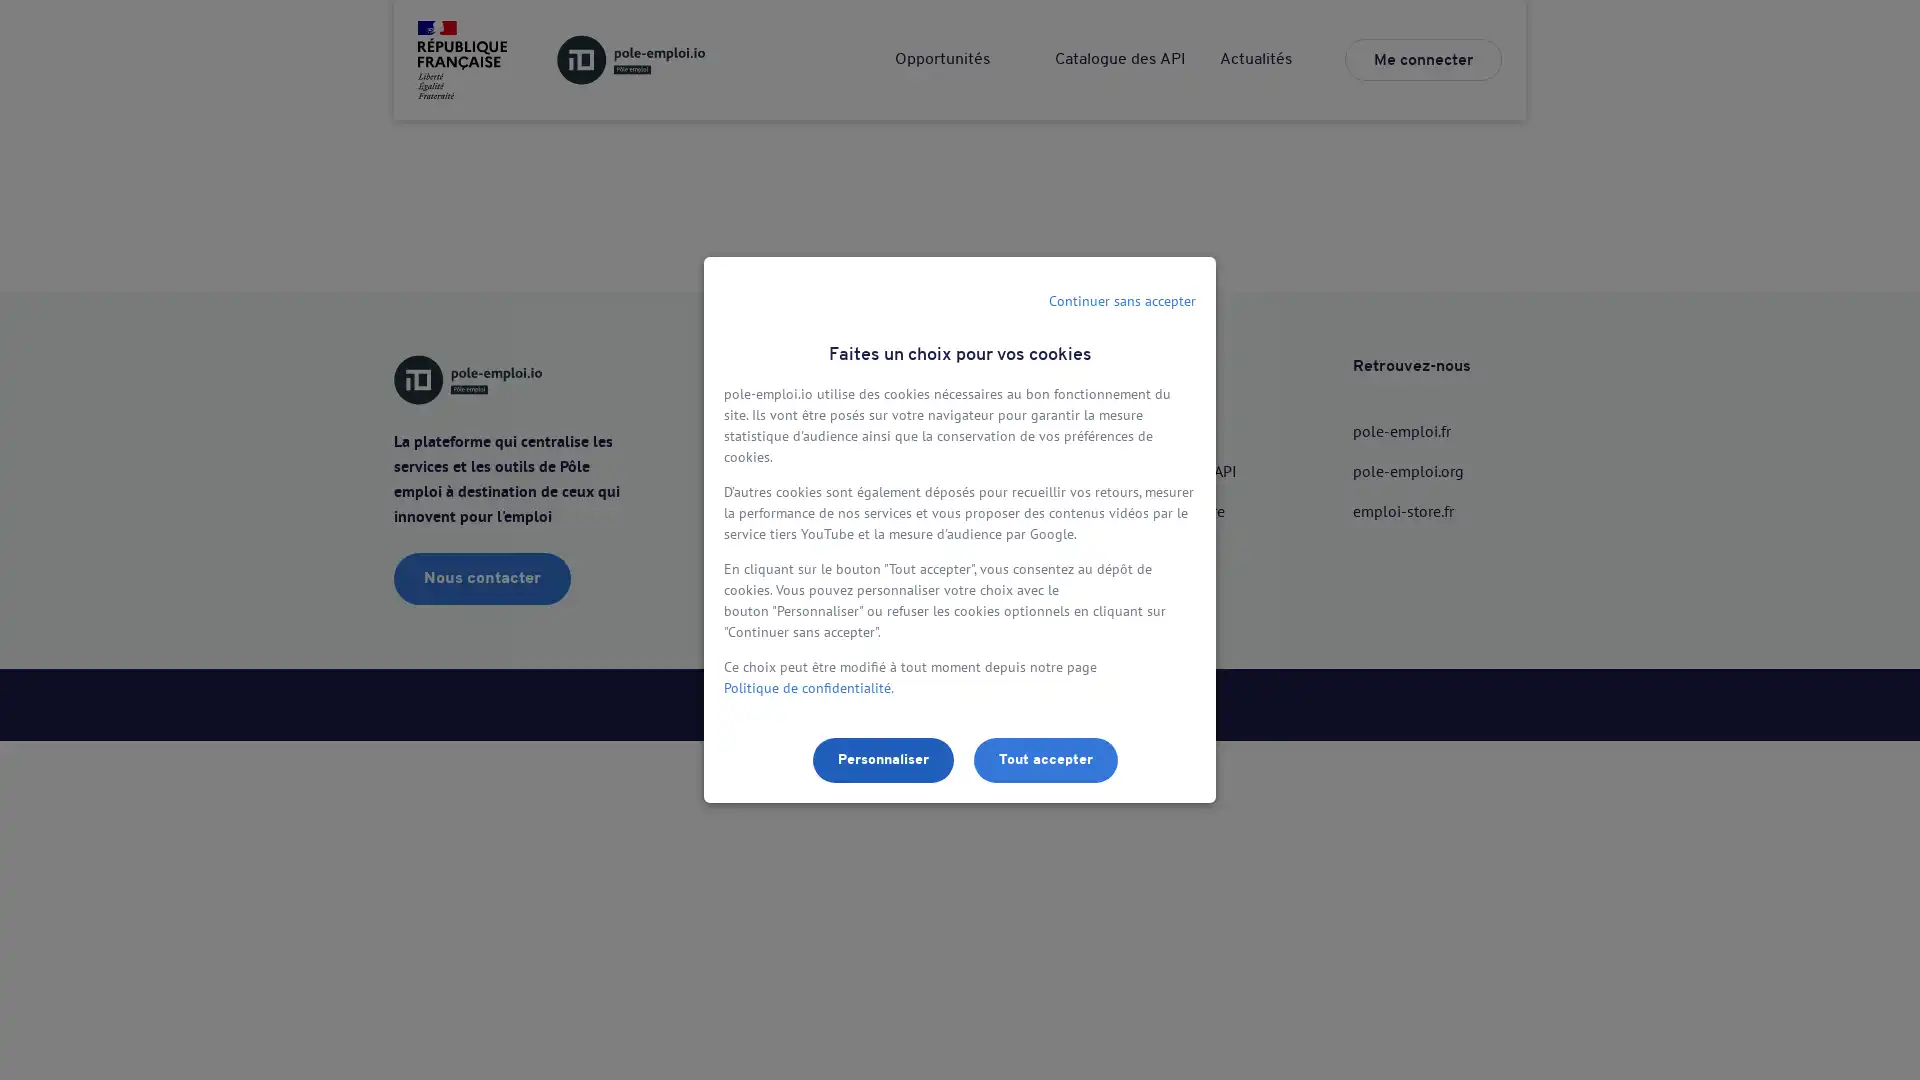 This screenshot has height=1080, width=1920. I want to click on Tout accepter, so click(1044, 760).